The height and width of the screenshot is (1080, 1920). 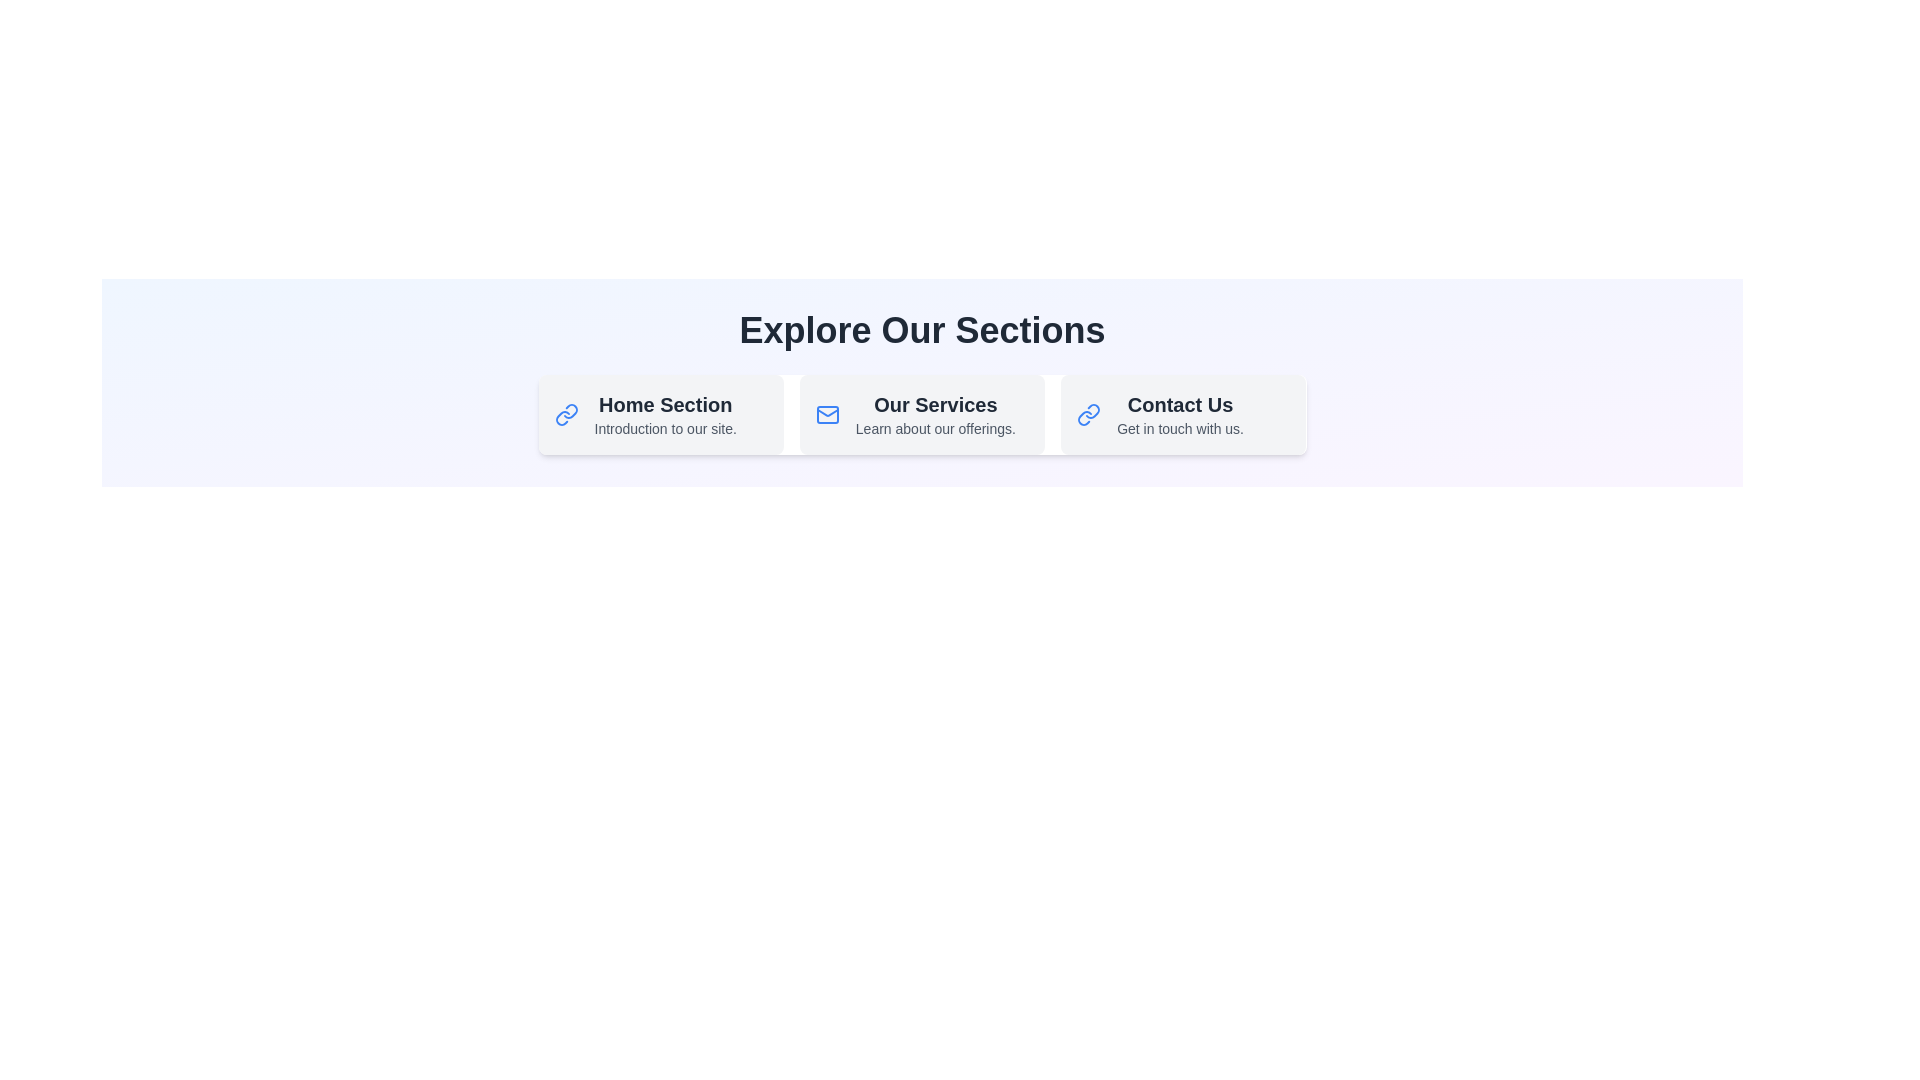 I want to click on the 'Contact Us' header label, which serves as a concise identifier for its section, positioned at the top of the 'Contact Us' area, so click(x=1180, y=405).